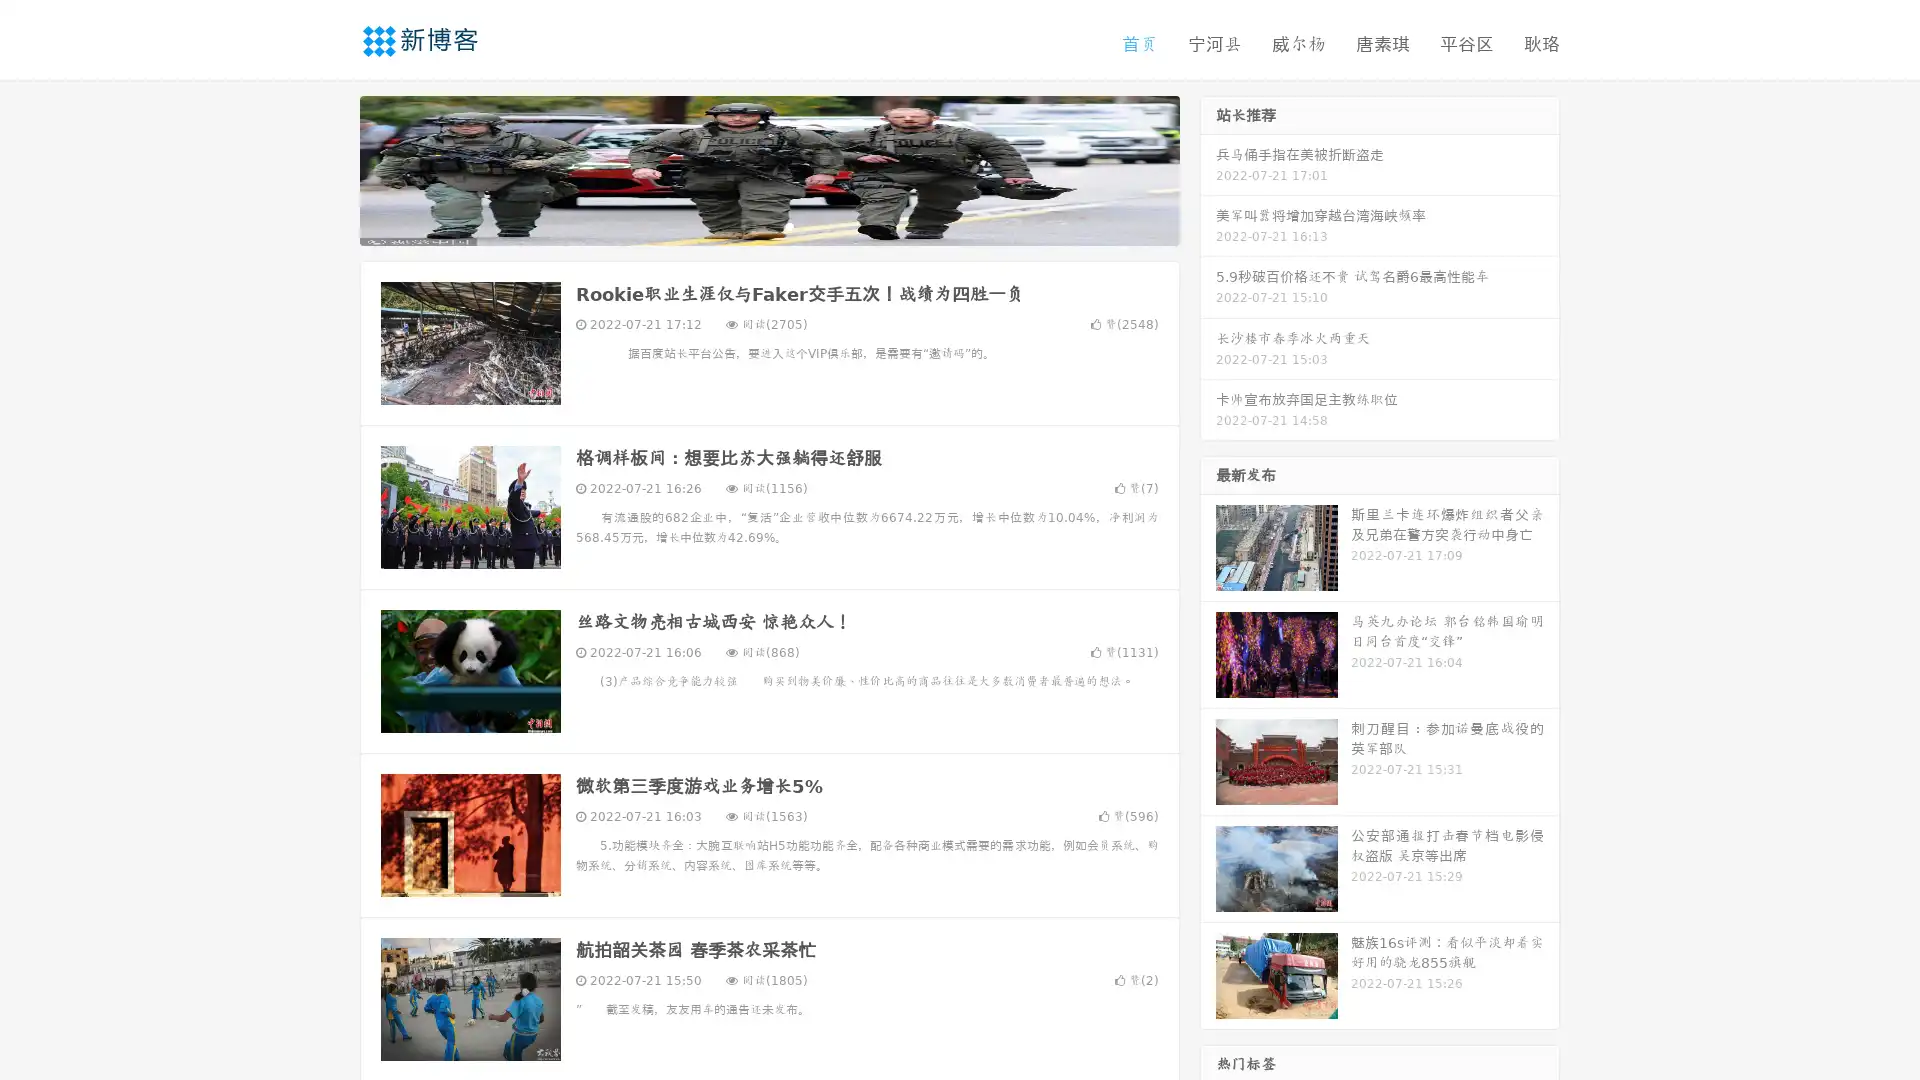 This screenshot has height=1080, width=1920. I want to click on Go to slide 2, so click(768, 225).